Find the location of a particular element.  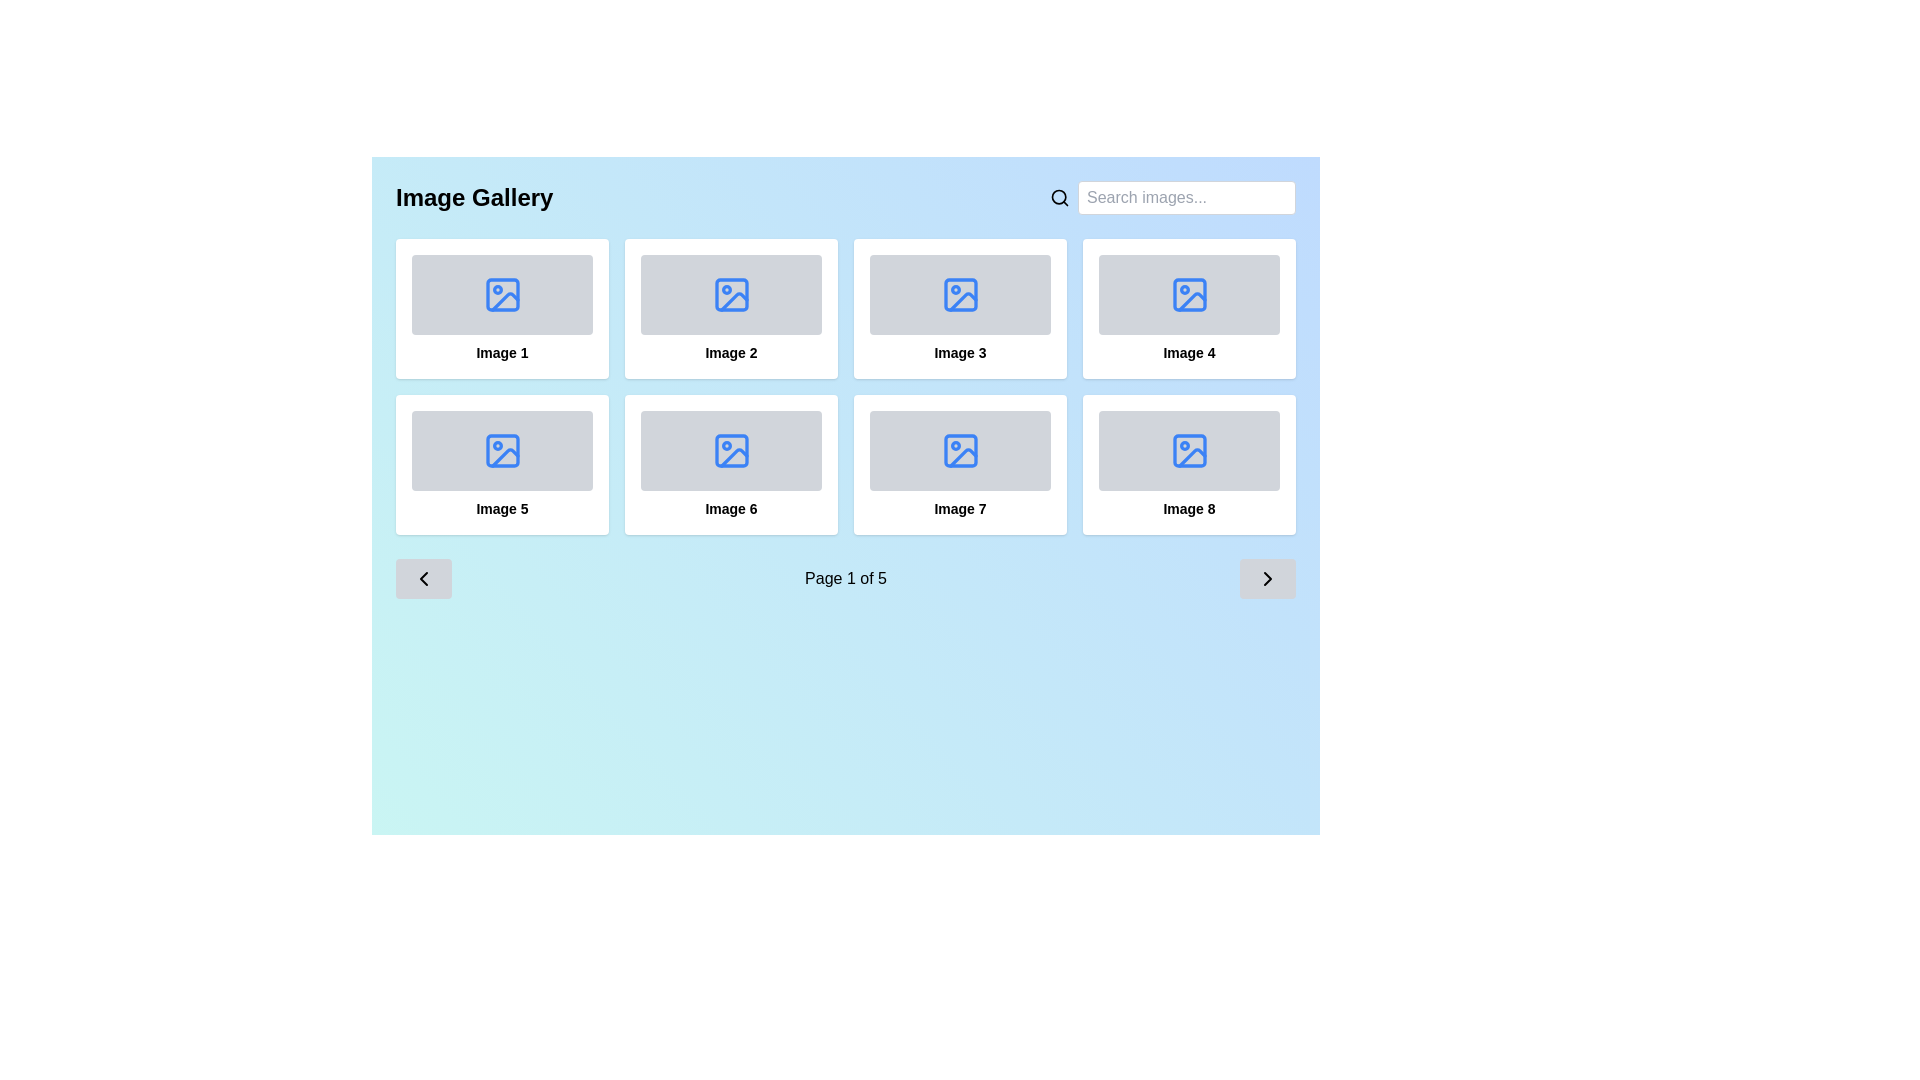

text label displaying 'Image 8' located beneath the image placeholder at the bottom-right corner of the grid layout is located at coordinates (1189, 508).